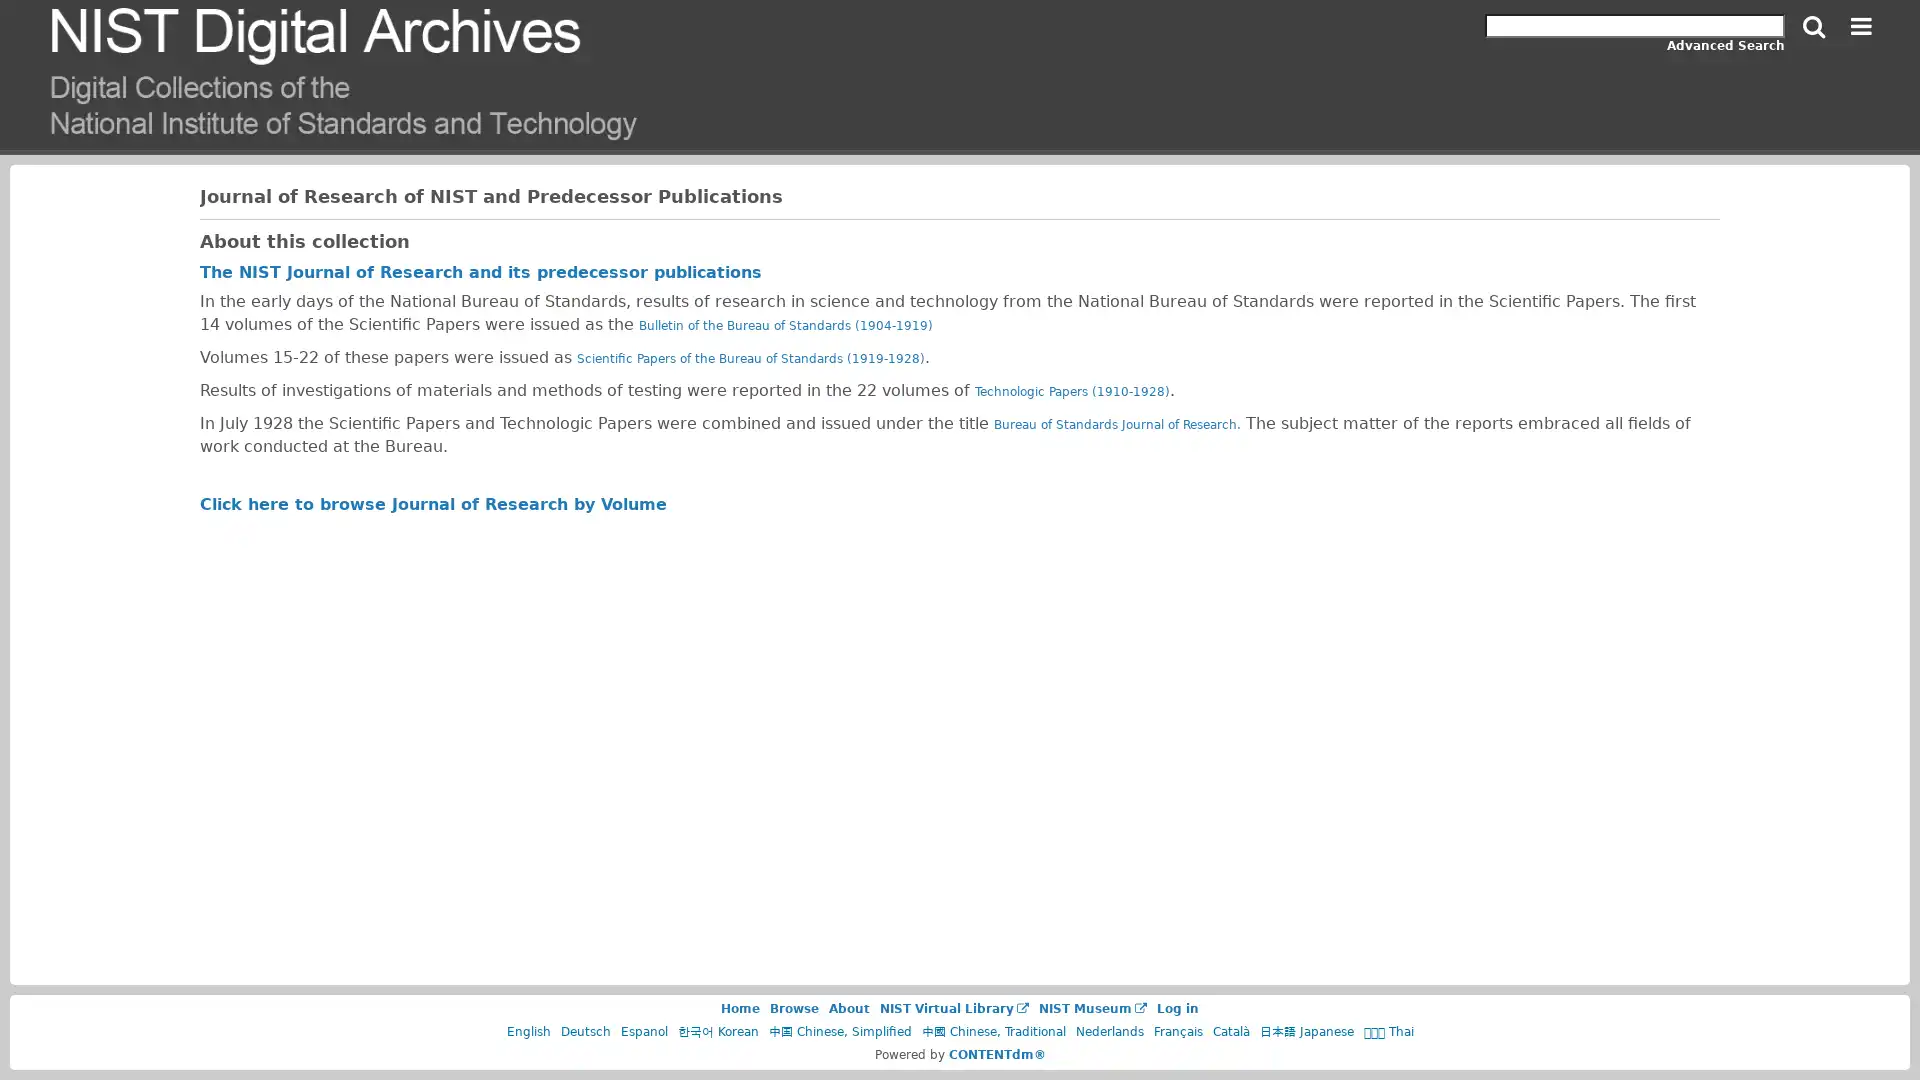  What do you see at coordinates (1107, 1032) in the screenshot?
I see `Nederlands` at bounding box center [1107, 1032].